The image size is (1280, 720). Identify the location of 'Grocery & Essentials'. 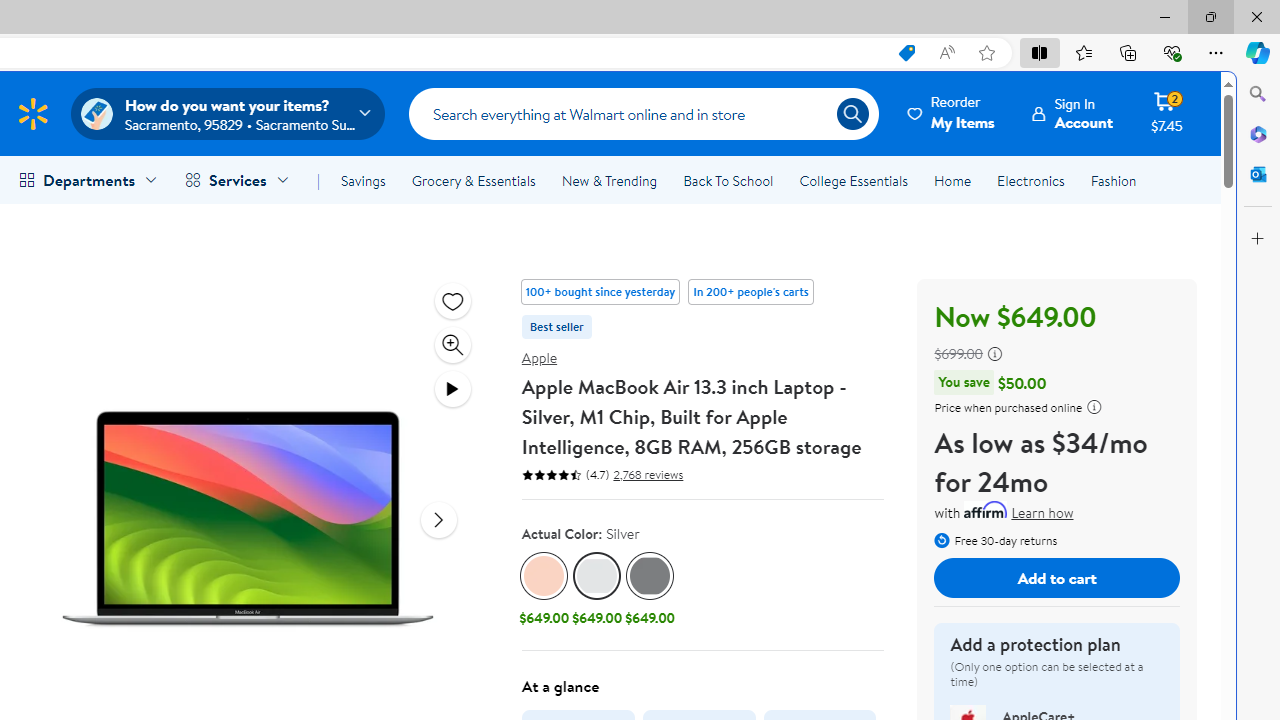
(472, 181).